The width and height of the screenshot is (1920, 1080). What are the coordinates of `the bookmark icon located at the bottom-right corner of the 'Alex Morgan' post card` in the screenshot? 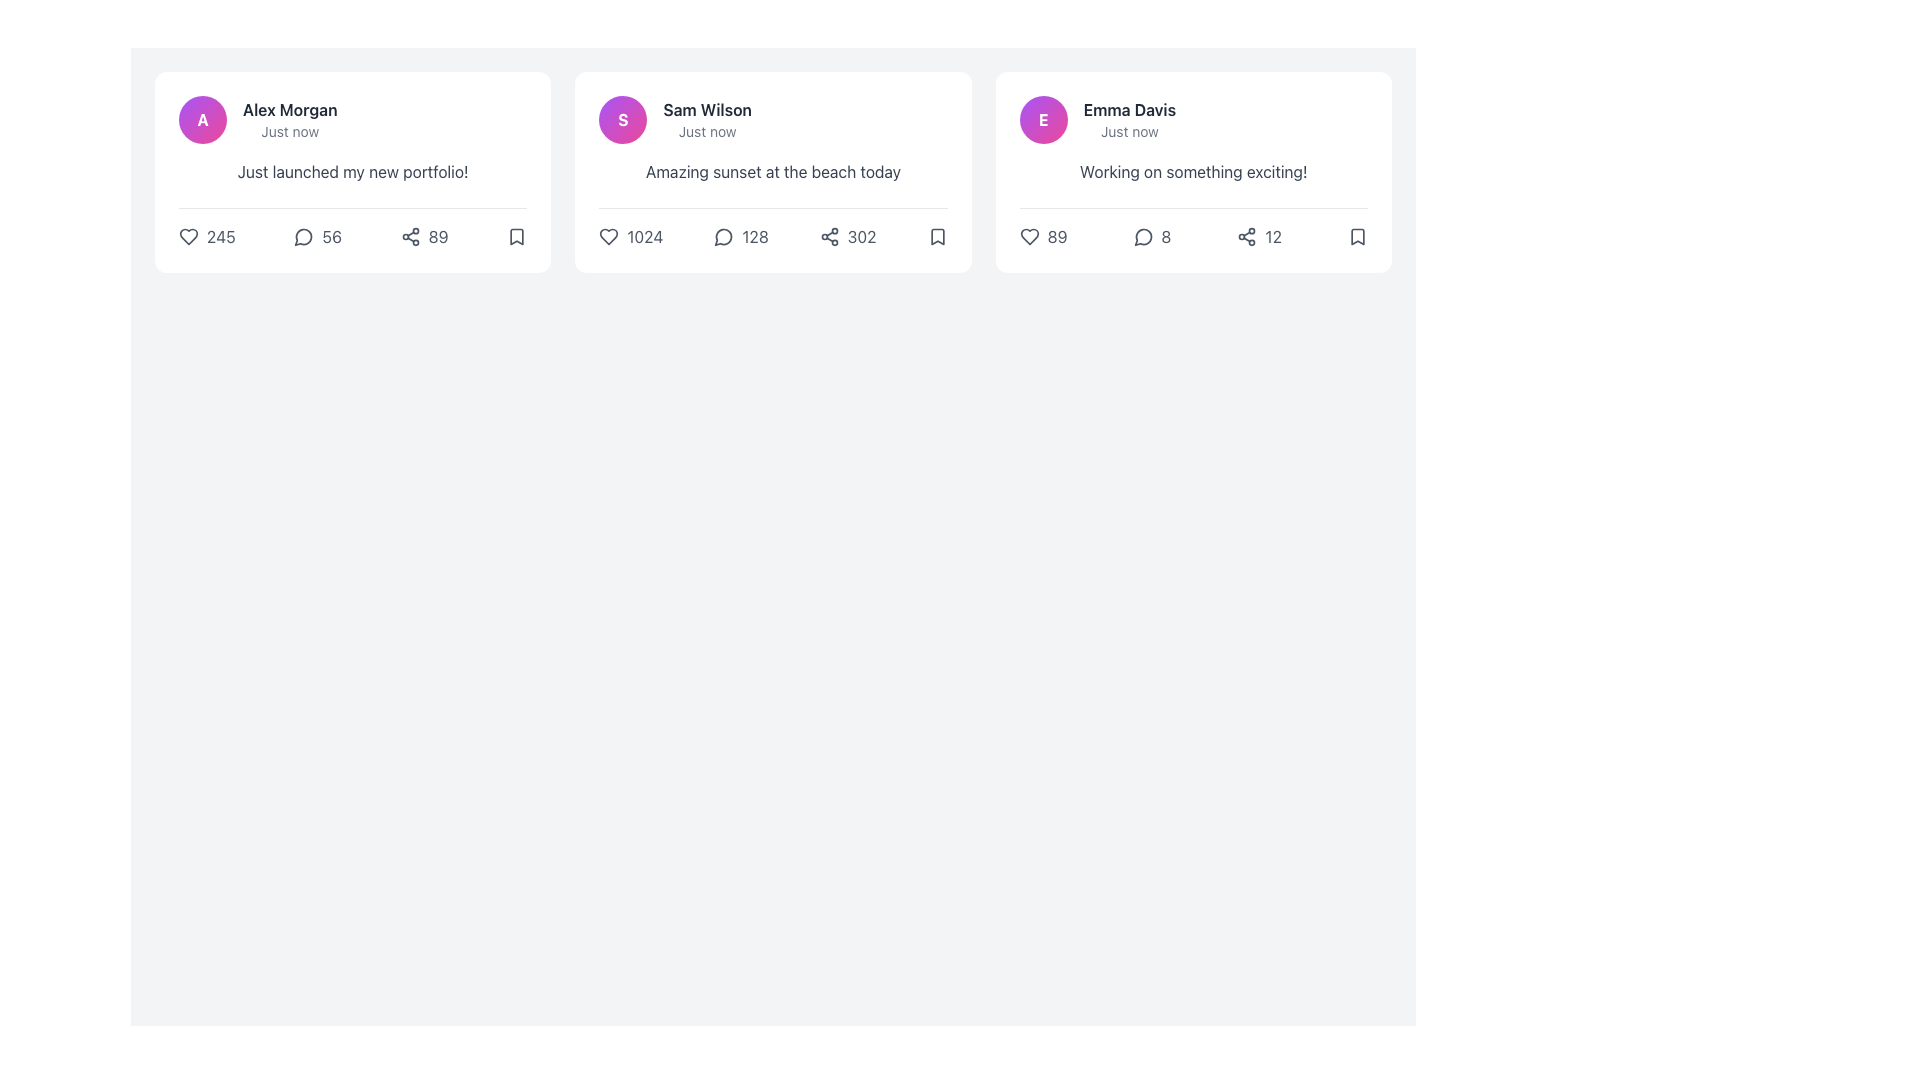 It's located at (517, 235).